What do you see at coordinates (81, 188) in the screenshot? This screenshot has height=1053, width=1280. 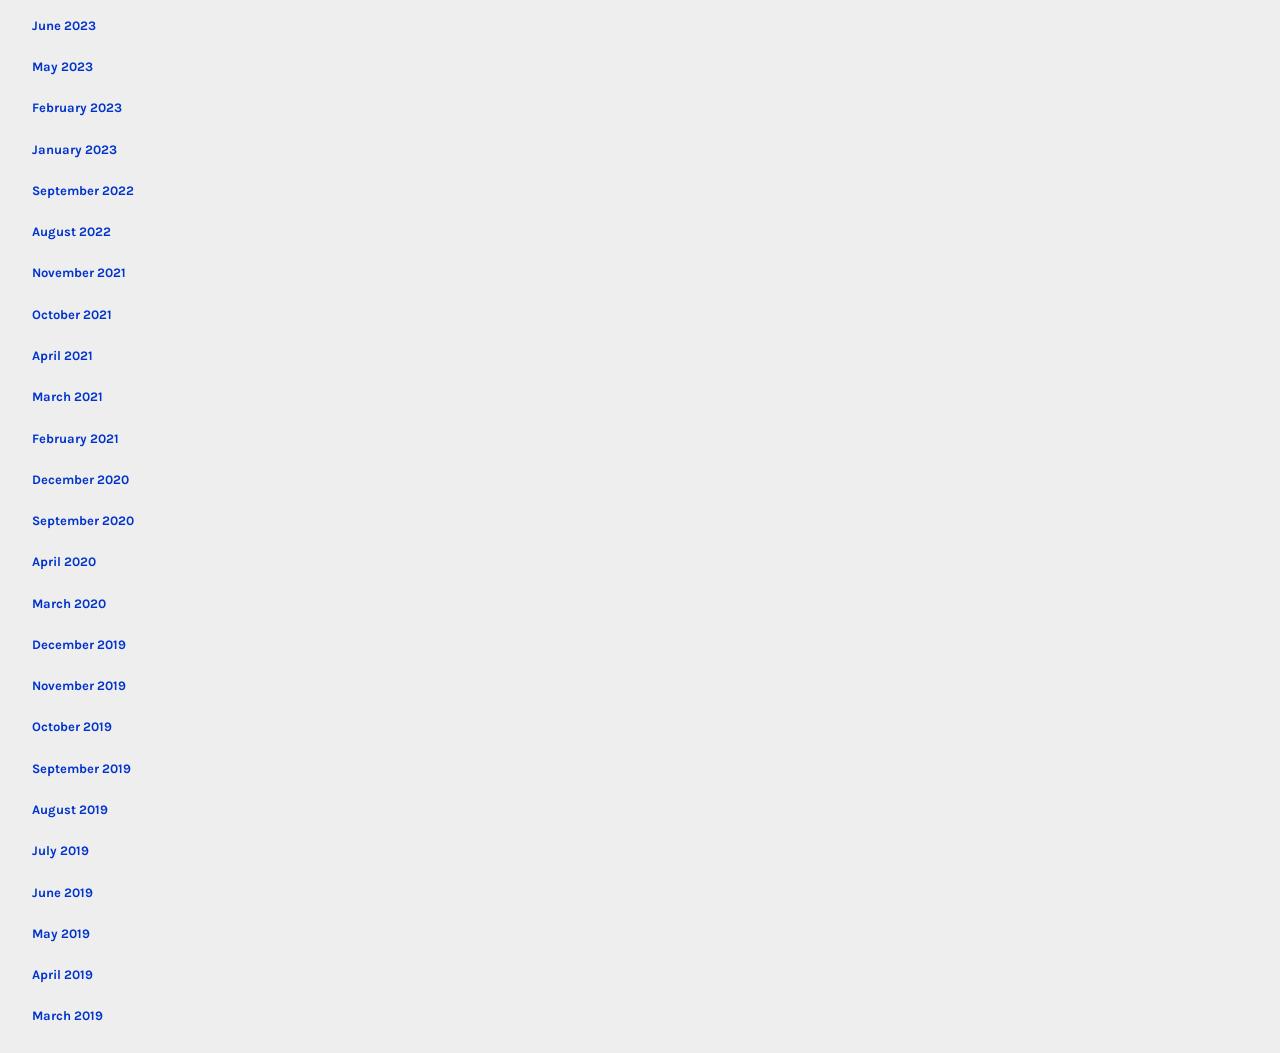 I see `'September 2022'` at bounding box center [81, 188].